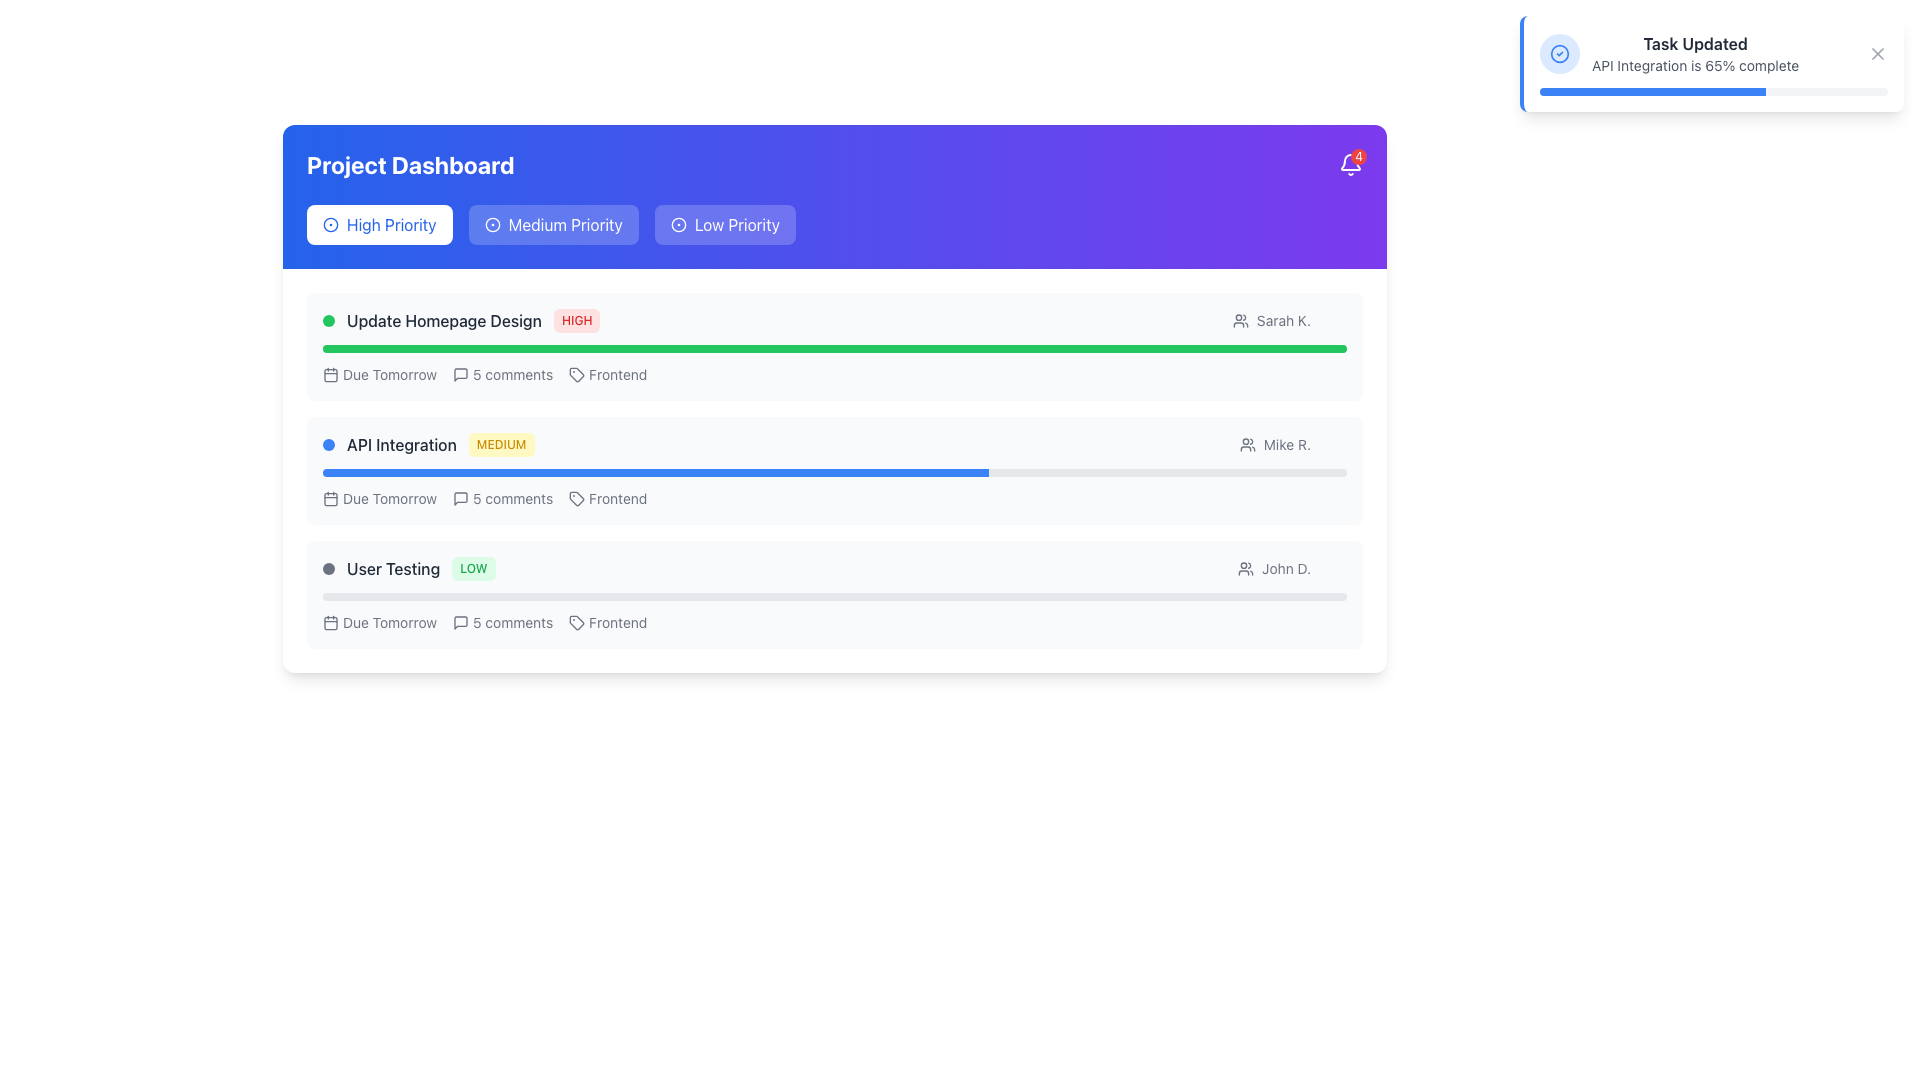  What do you see at coordinates (1694, 43) in the screenshot?
I see `the text label at the top of the notification card, which summarizes the update or alert being conveyed, located at the top-right side of the interface` at bounding box center [1694, 43].